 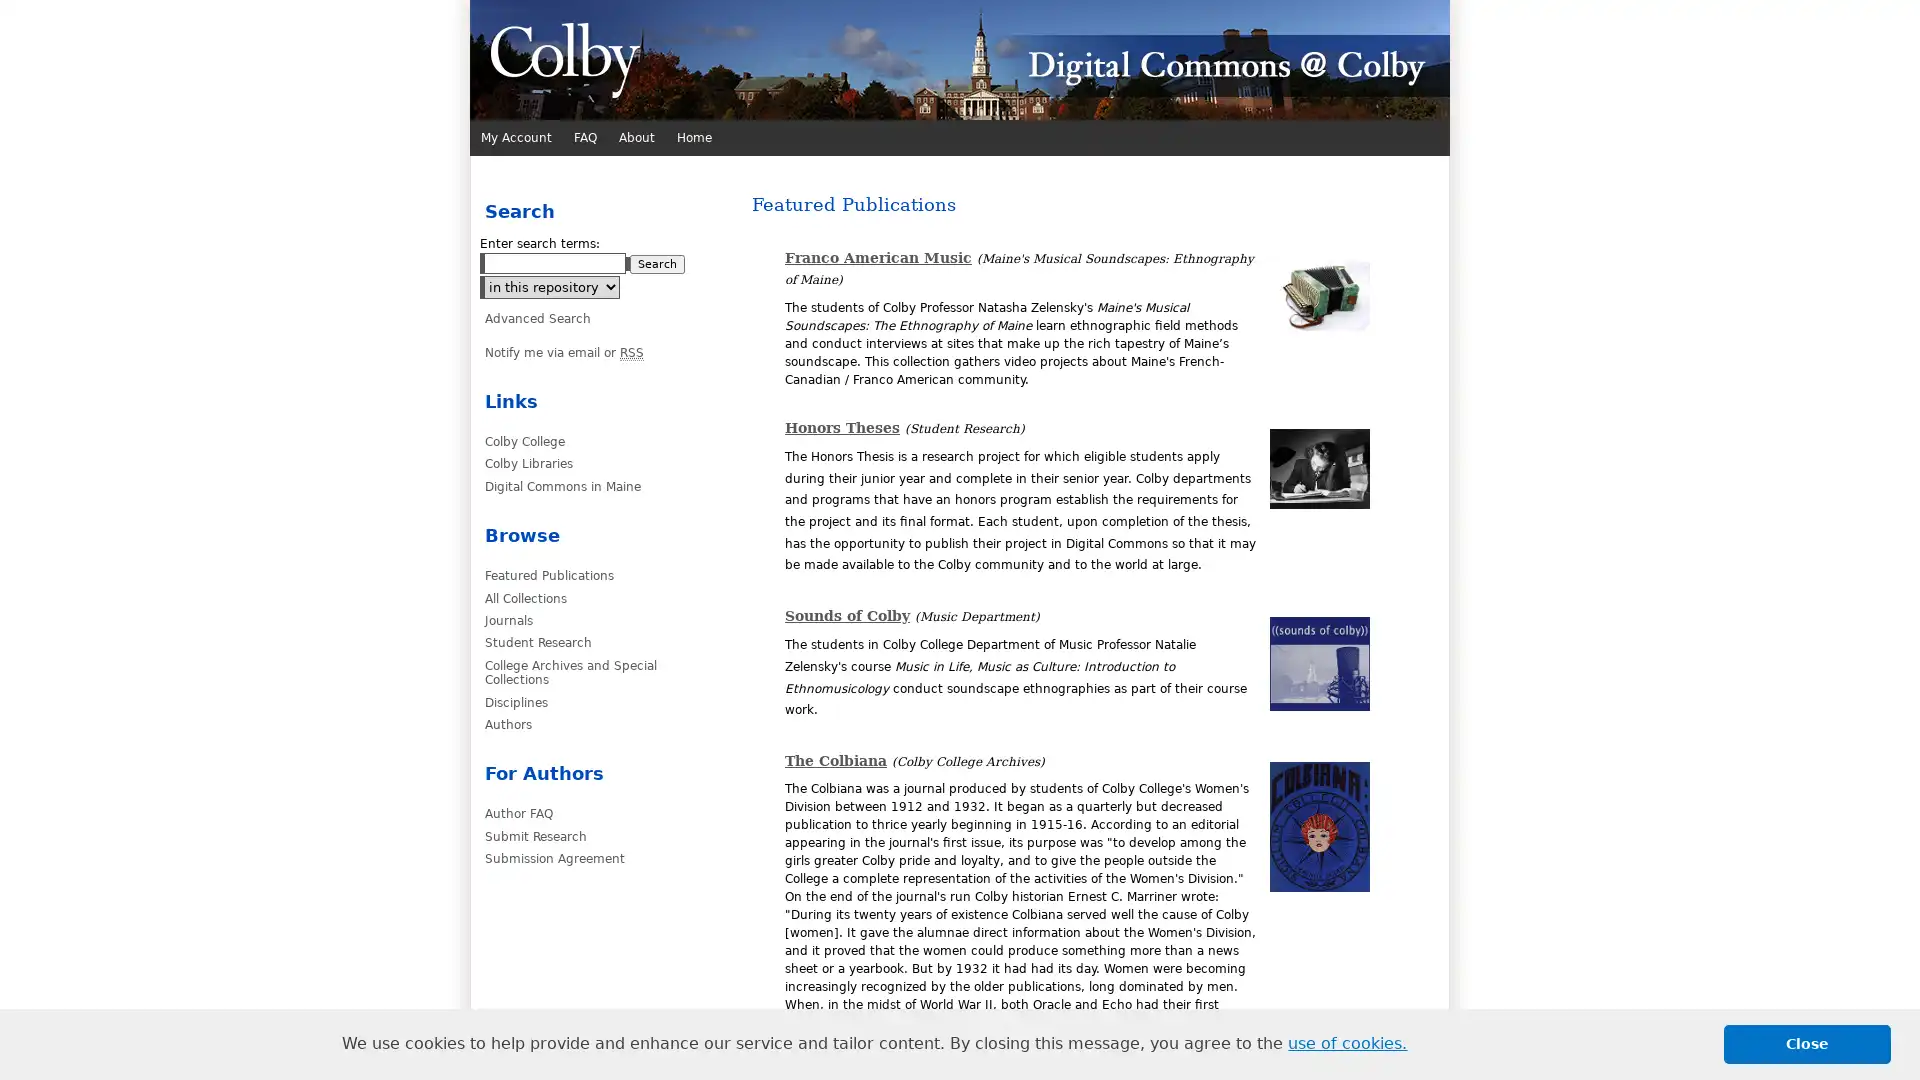 I want to click on Search, so click(x=657, y=263).